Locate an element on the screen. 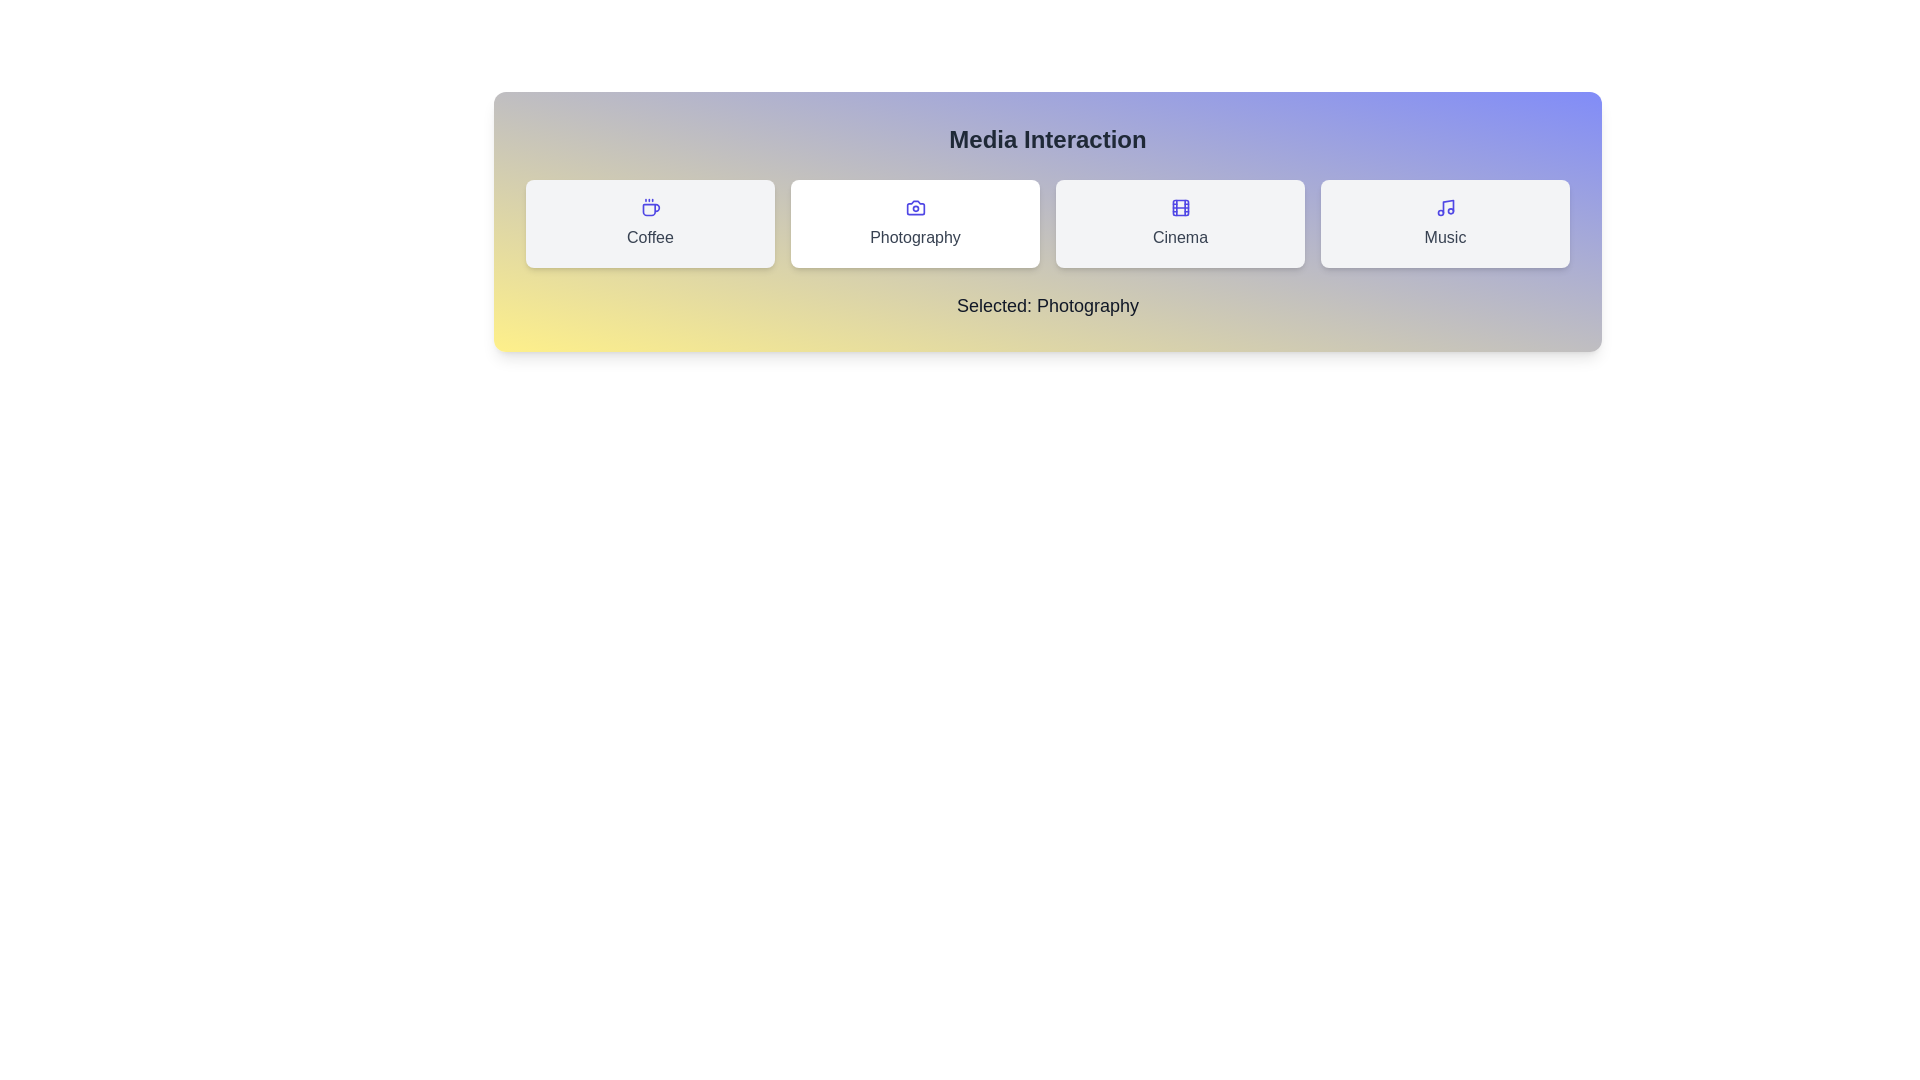  the Iconography component of the Cinema option in the Media Interaction menu, which is represented as a rectangular shape with rounded corners within a film reel illustration is located at coordinates (1180, 208).